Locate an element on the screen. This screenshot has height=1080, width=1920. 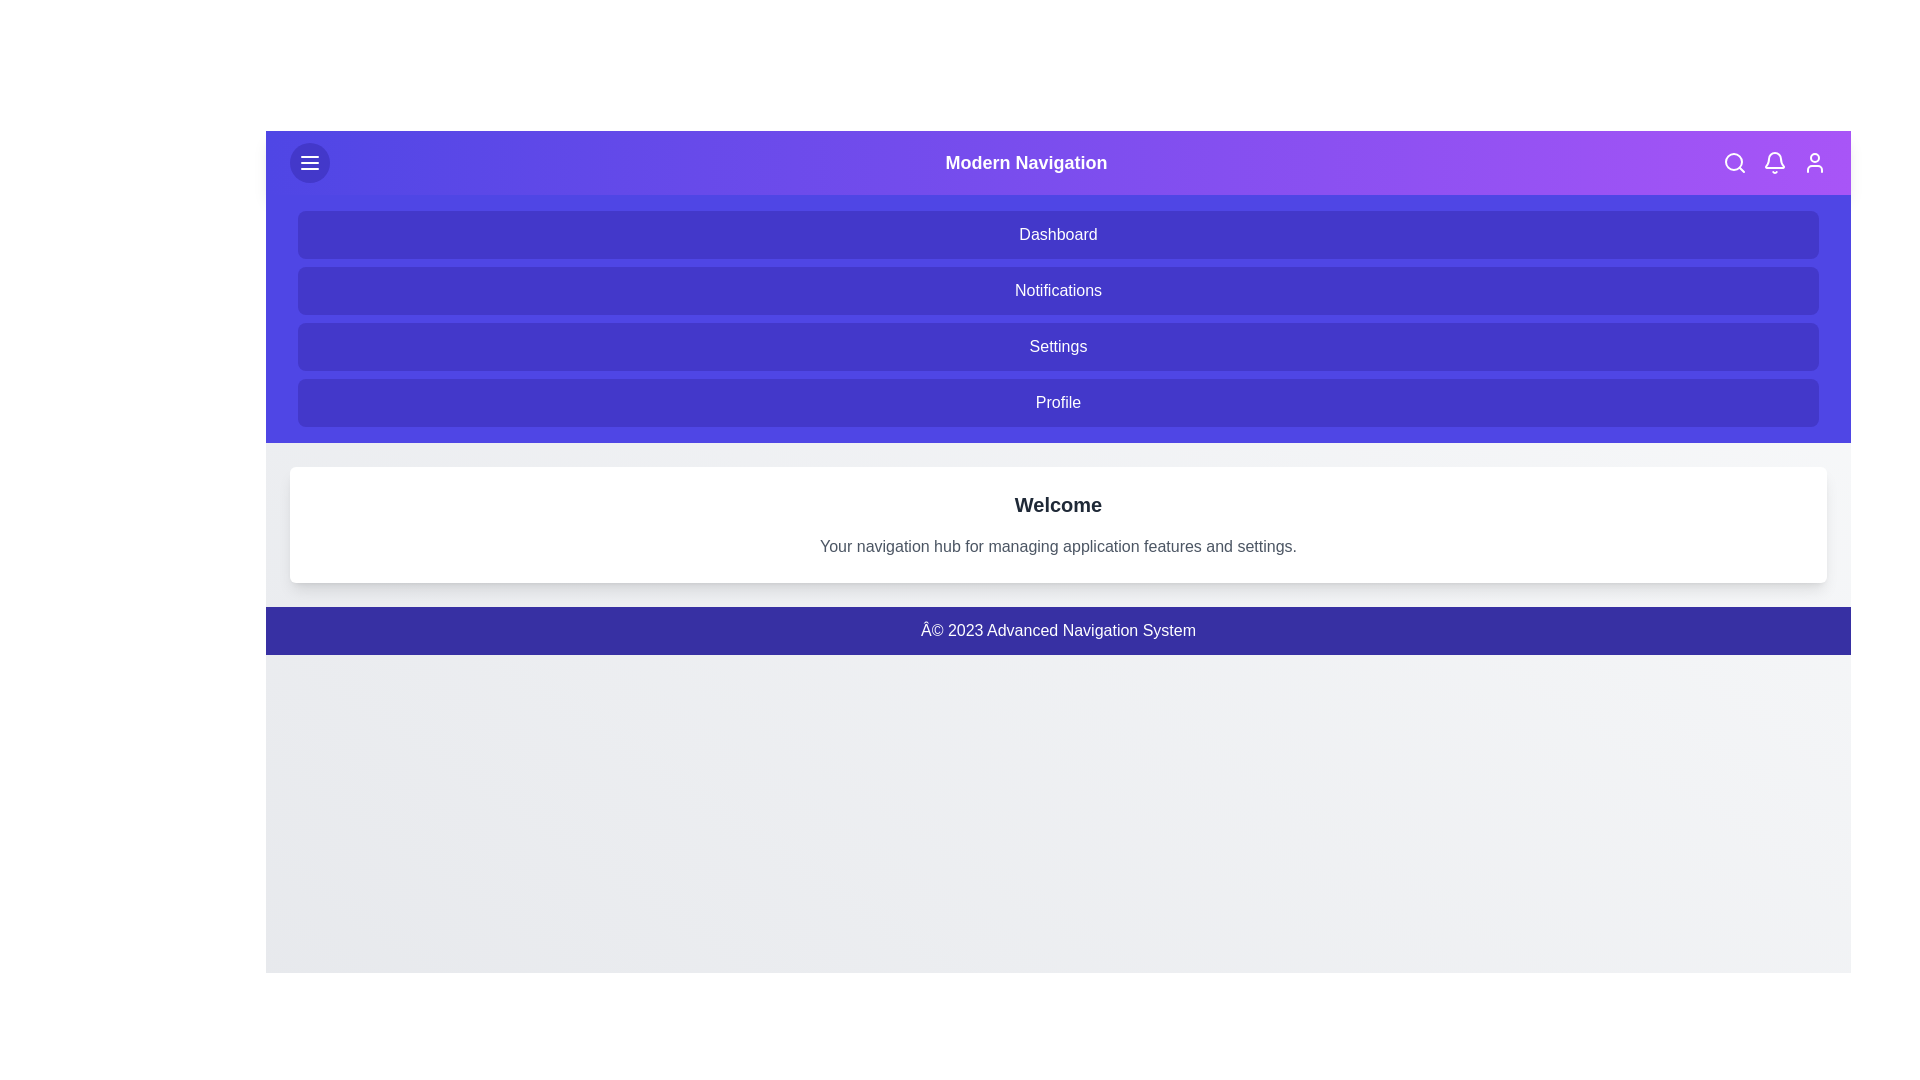
the bell icon in the navigation bar is located at coordinates (1775, 161).